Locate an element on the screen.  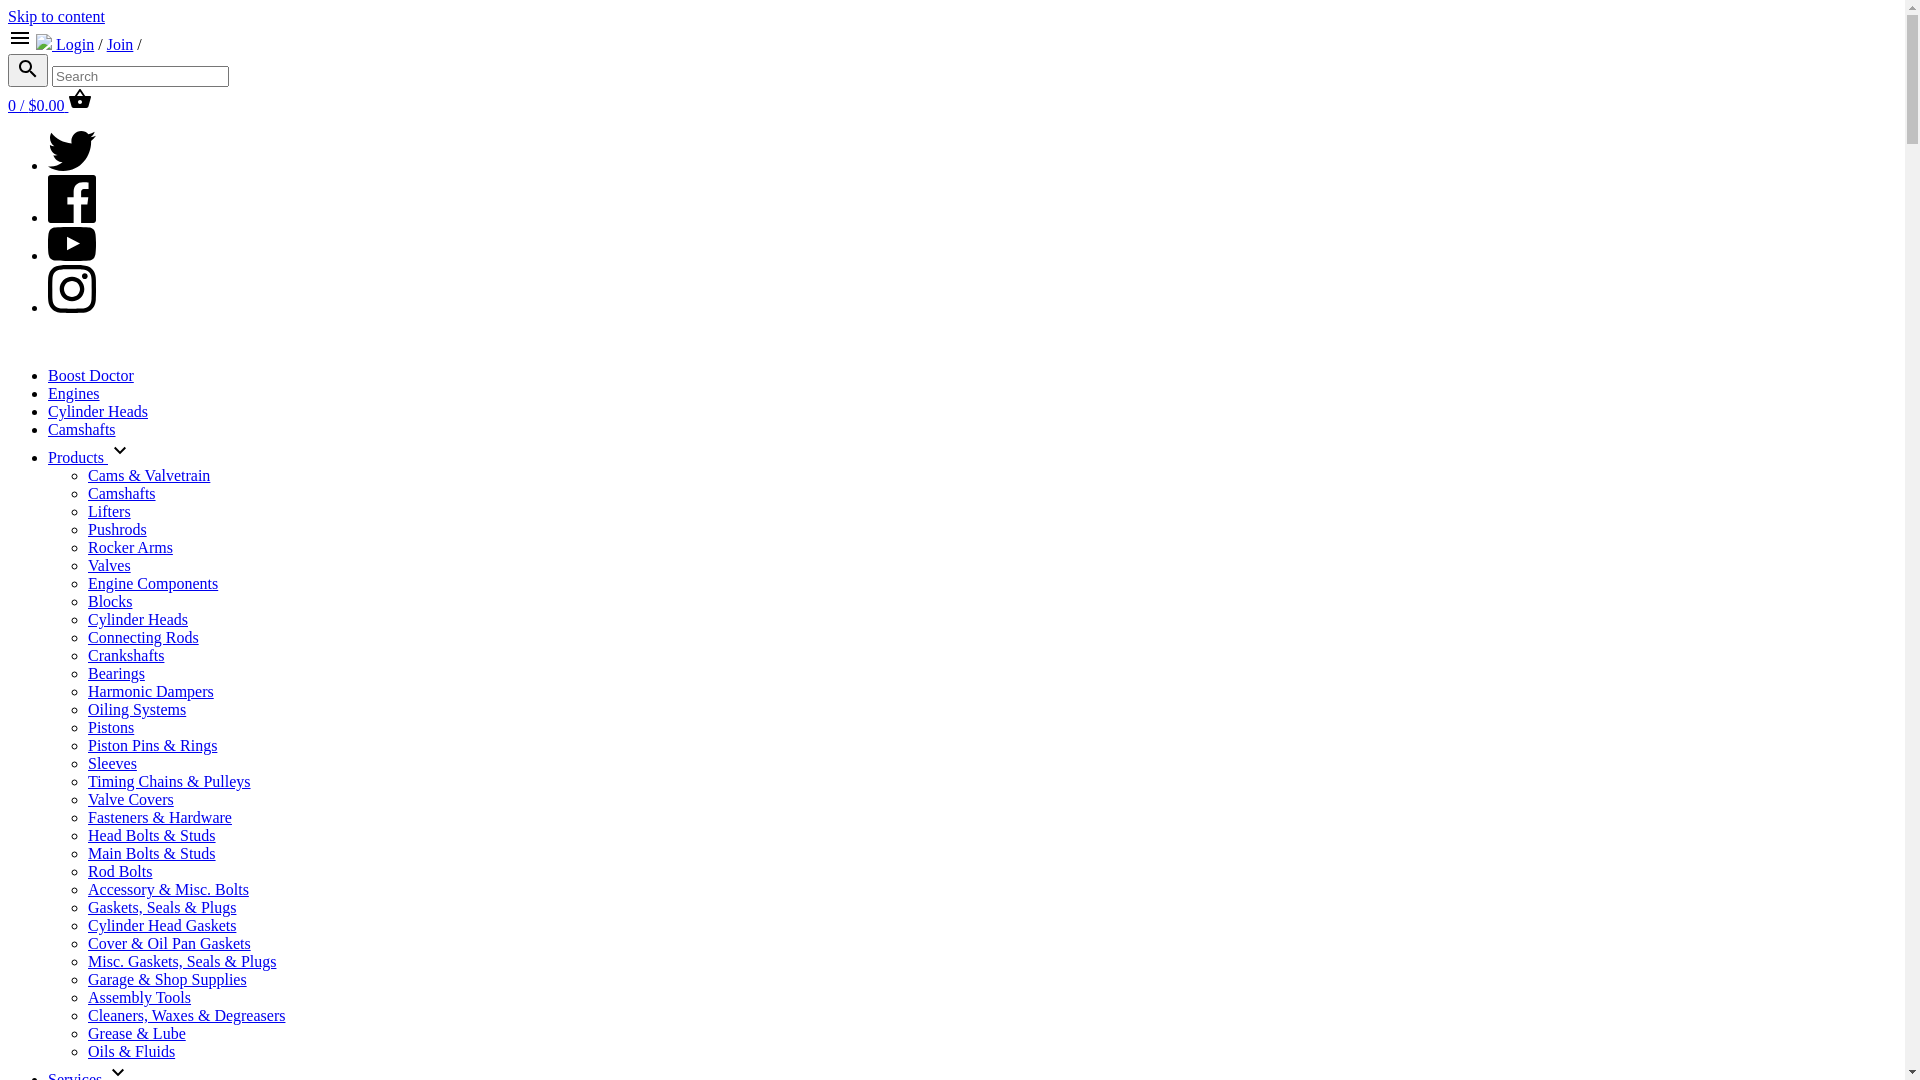
'Grease & Lube' is located at coordinates (136, 1033).